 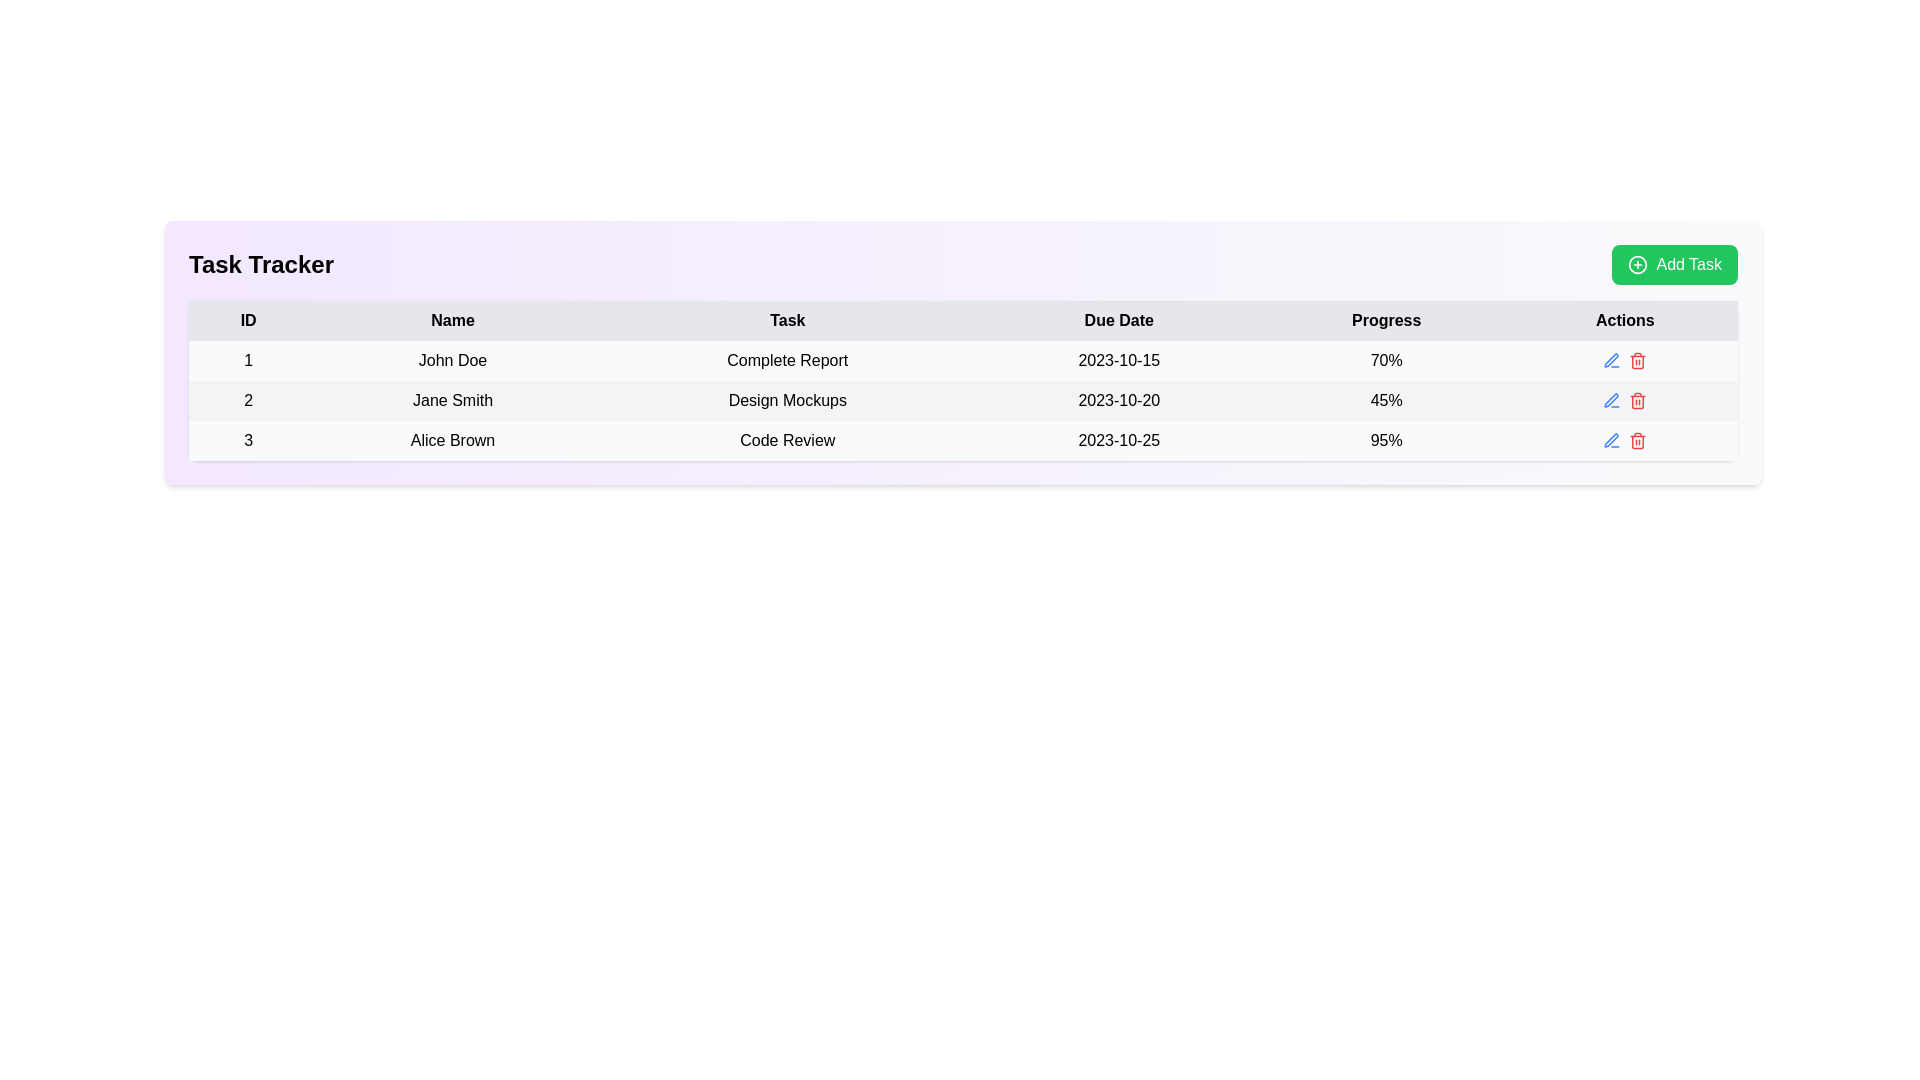 What do you see at coordinates (963, 361) in the screenshot?
I see `the first row of the task table to perform batch actions` at bounding box center [963, 361].